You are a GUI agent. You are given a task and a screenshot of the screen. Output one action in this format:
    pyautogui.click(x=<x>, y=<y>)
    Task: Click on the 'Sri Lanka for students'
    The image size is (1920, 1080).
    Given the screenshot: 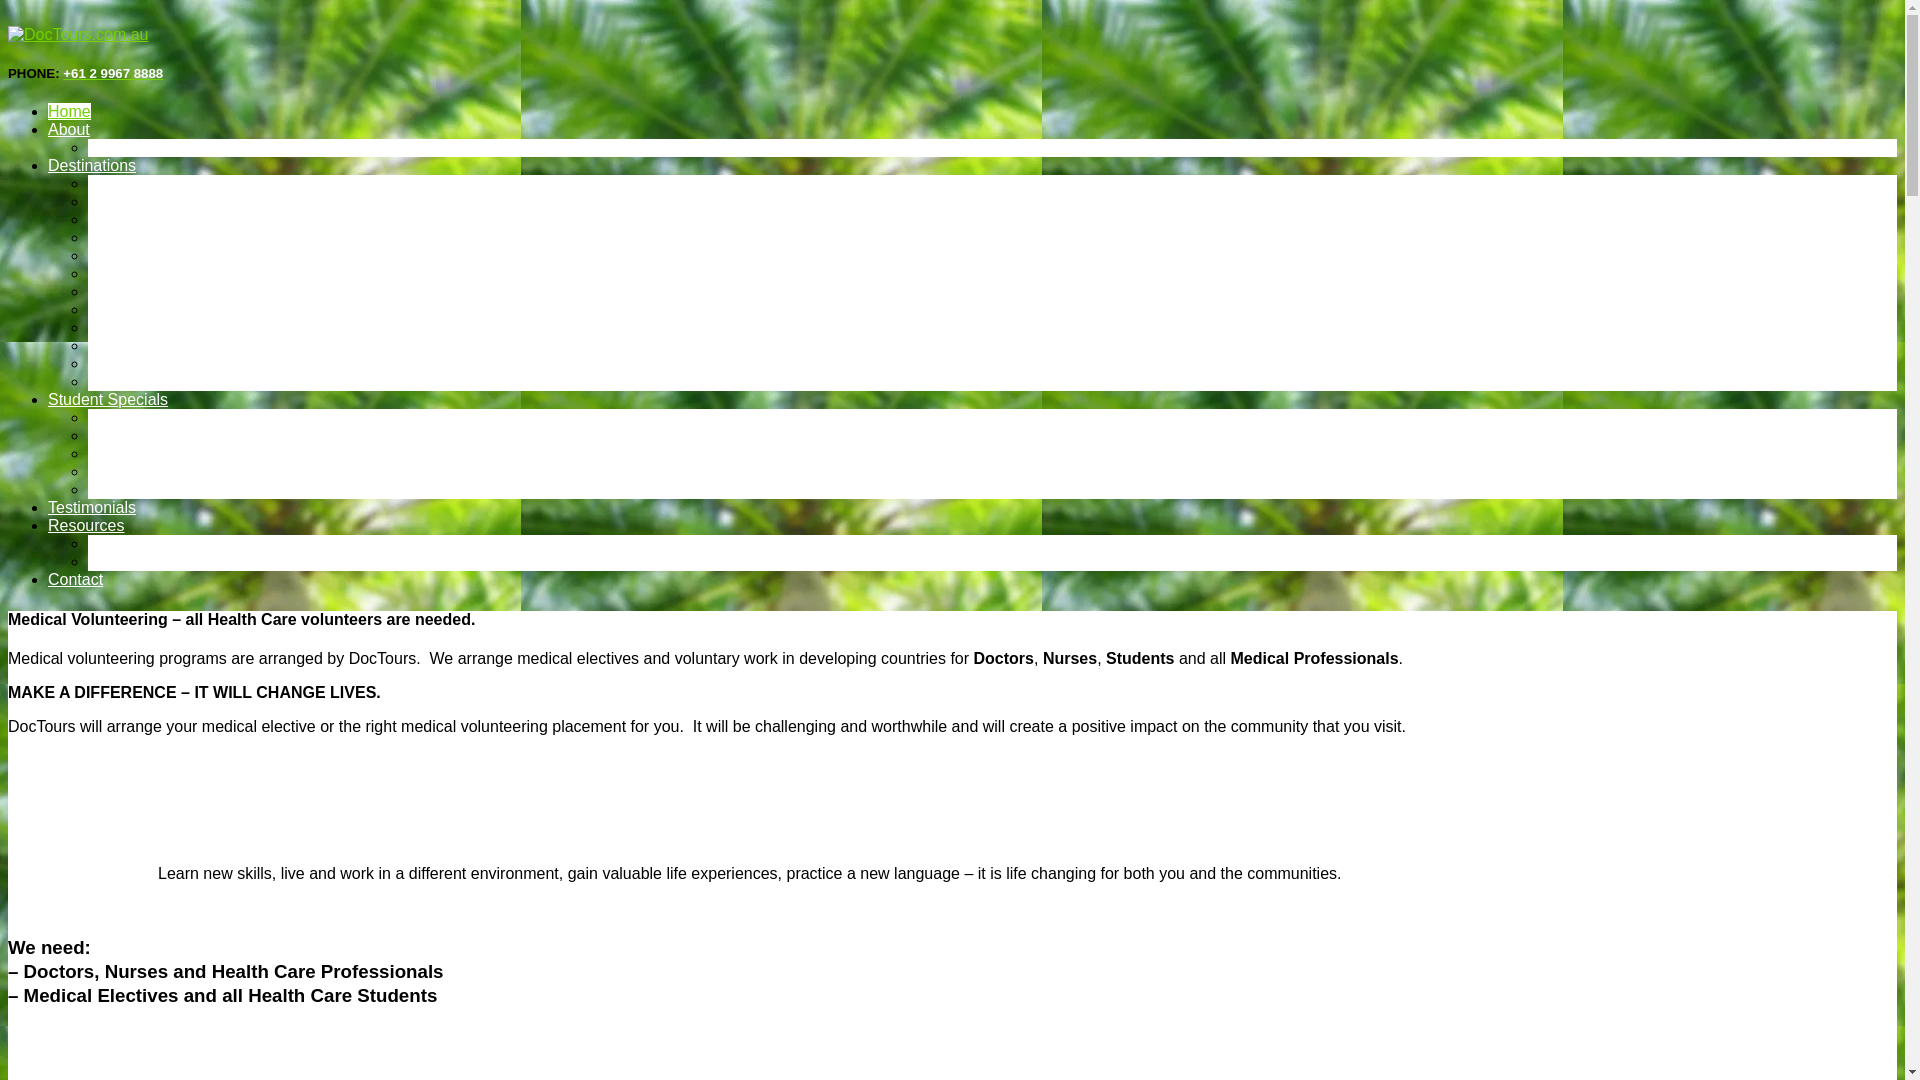 What is the action you would take?
    pyautogui.click(x=166, y=453)
    